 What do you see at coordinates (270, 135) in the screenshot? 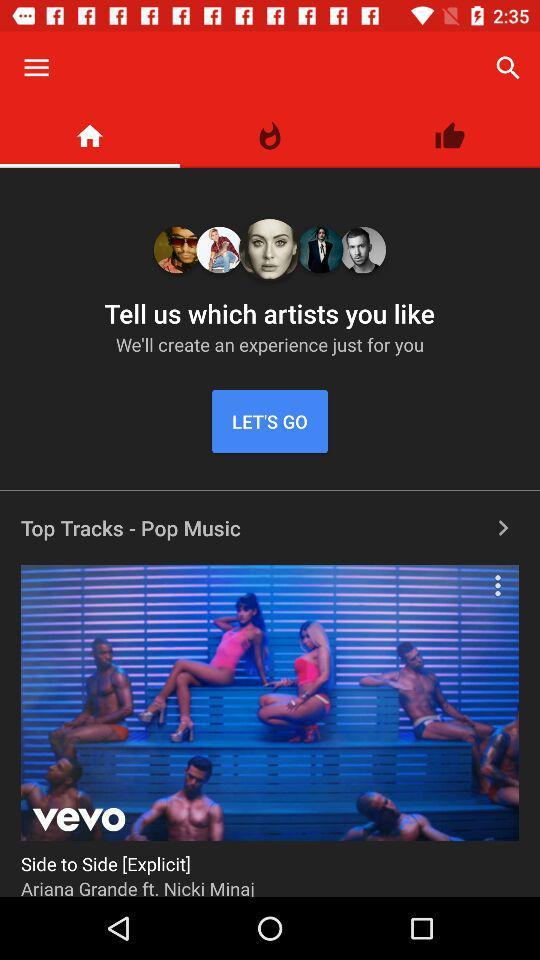
I see `the compare icon` at bounding box center [270, 135].